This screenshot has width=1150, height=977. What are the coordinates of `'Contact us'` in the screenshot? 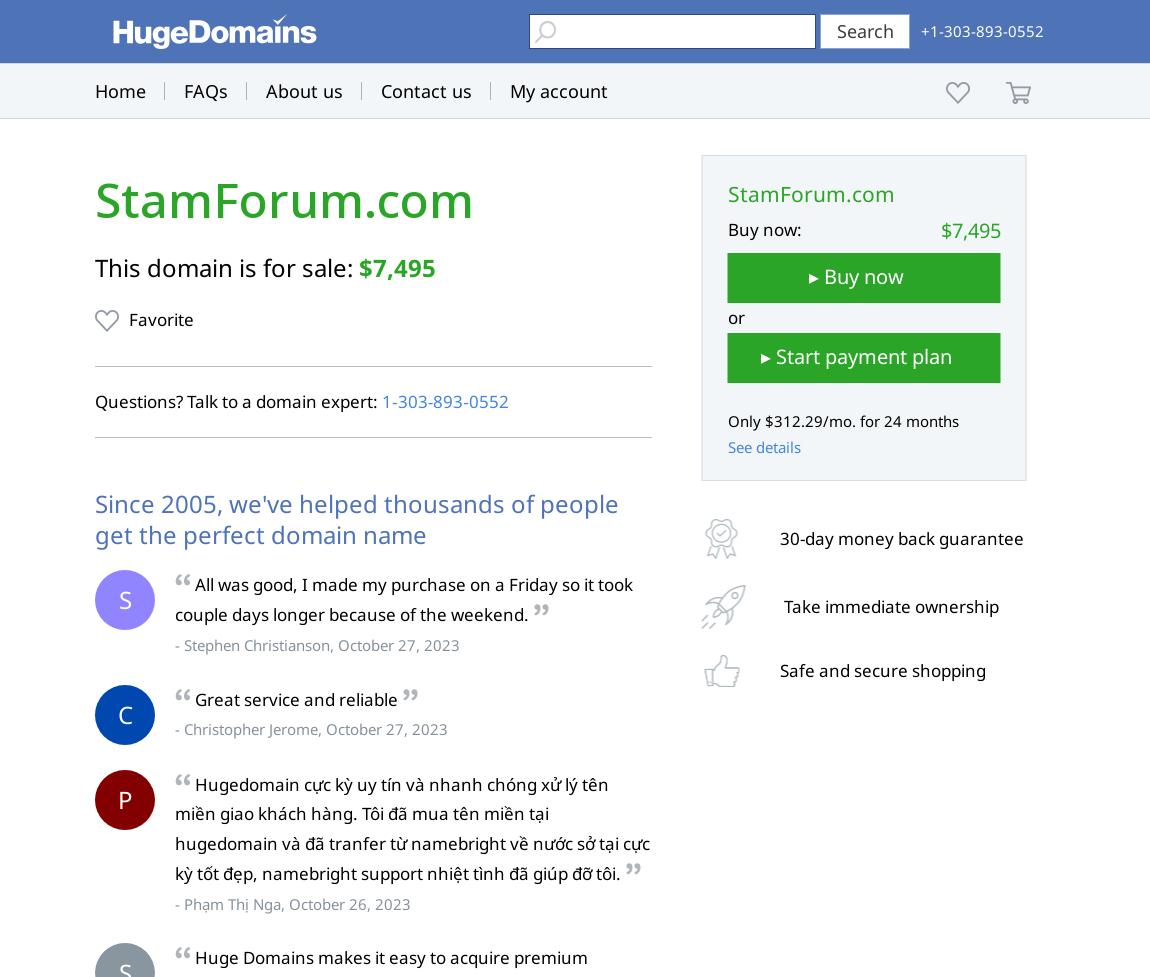 It's located at (426, 90).